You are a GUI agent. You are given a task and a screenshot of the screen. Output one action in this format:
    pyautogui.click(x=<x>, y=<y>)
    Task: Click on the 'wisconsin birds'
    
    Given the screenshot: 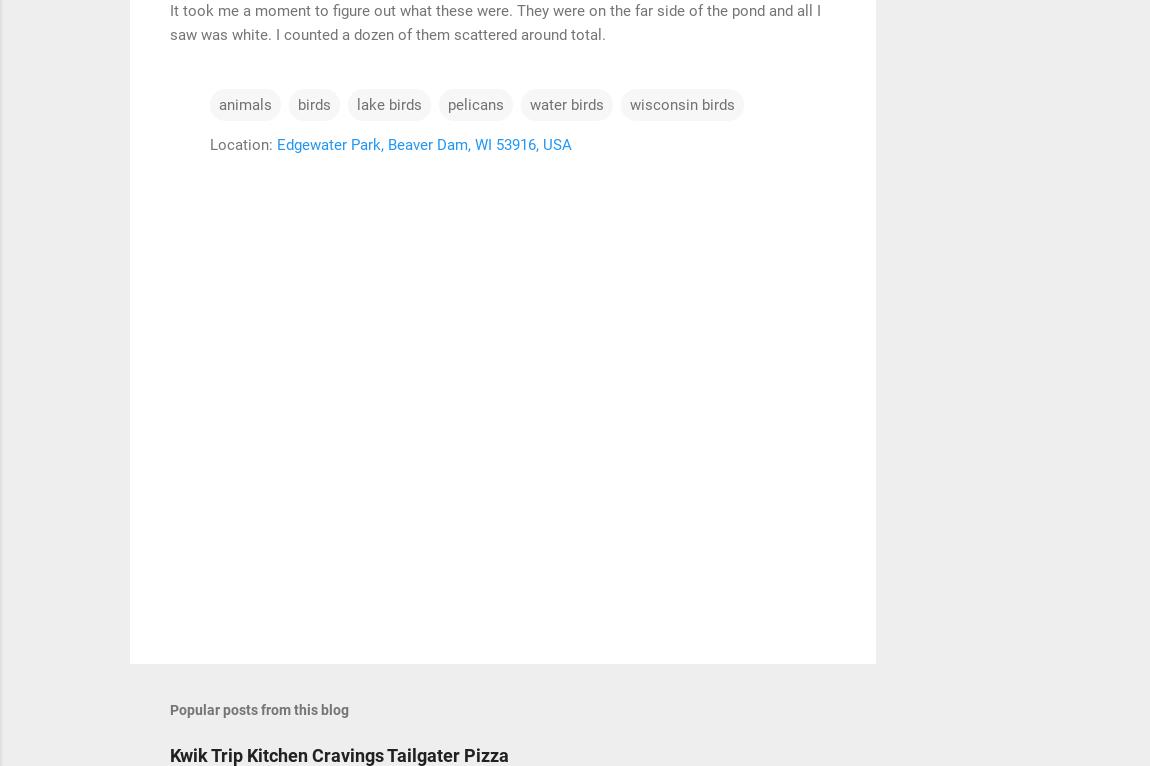 What is the action you would take?
    pyautogui.click(x=681, y=103)
    